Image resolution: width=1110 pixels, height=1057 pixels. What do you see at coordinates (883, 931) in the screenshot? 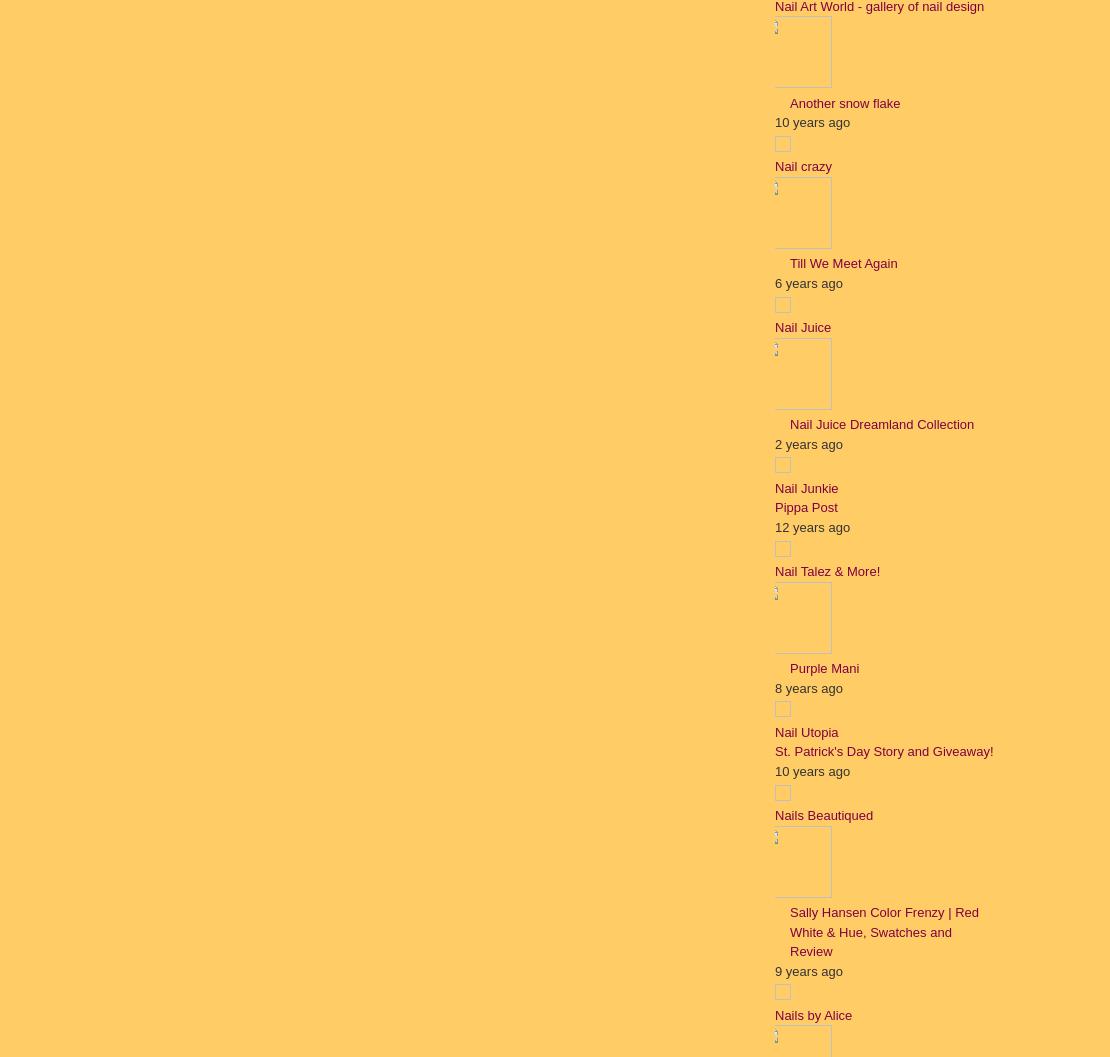
I see `'Sally Hansen Color Frenzy | Red White & Hue, Swatches and Review'` at bounding box center [883, 931].